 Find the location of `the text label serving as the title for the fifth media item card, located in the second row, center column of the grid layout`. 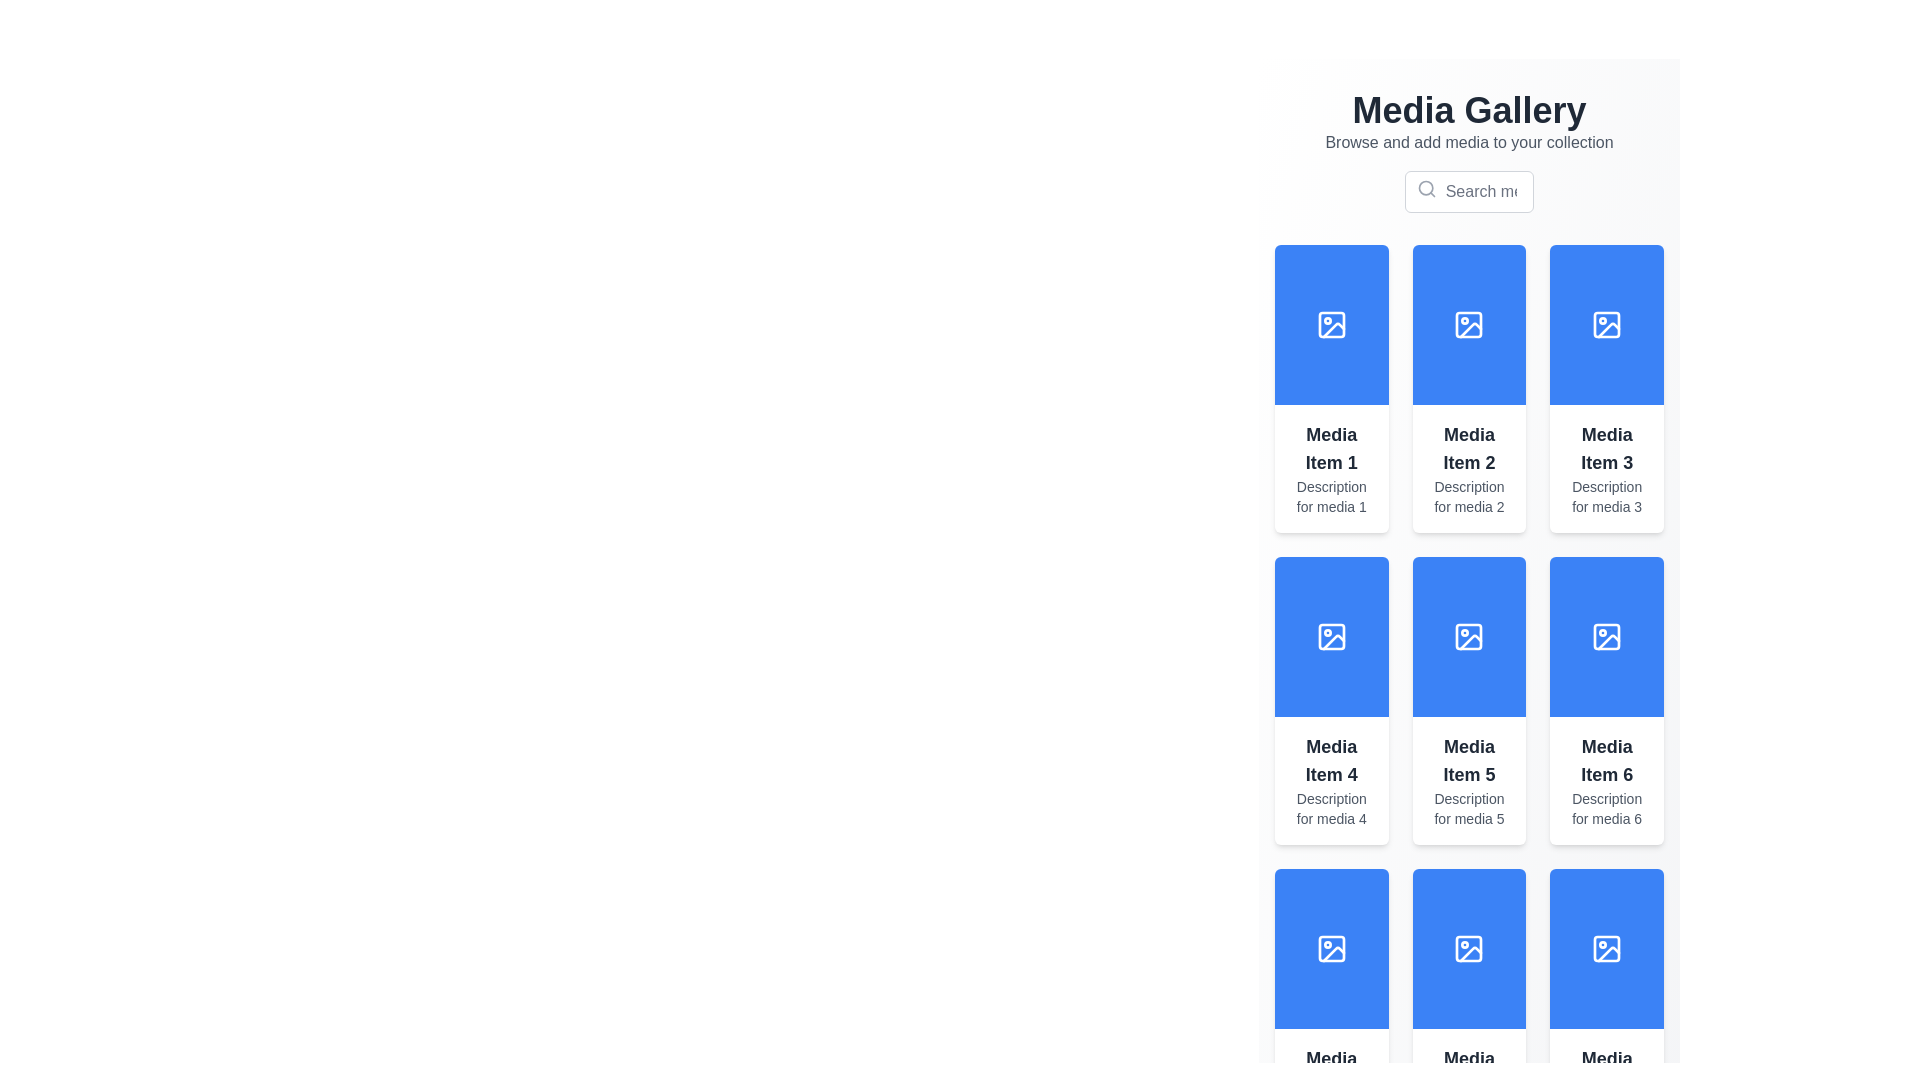

the text label serving as the title for the fifth media item card, located in the second row, center column of the grid layout is located at coordinates (1469, 760).